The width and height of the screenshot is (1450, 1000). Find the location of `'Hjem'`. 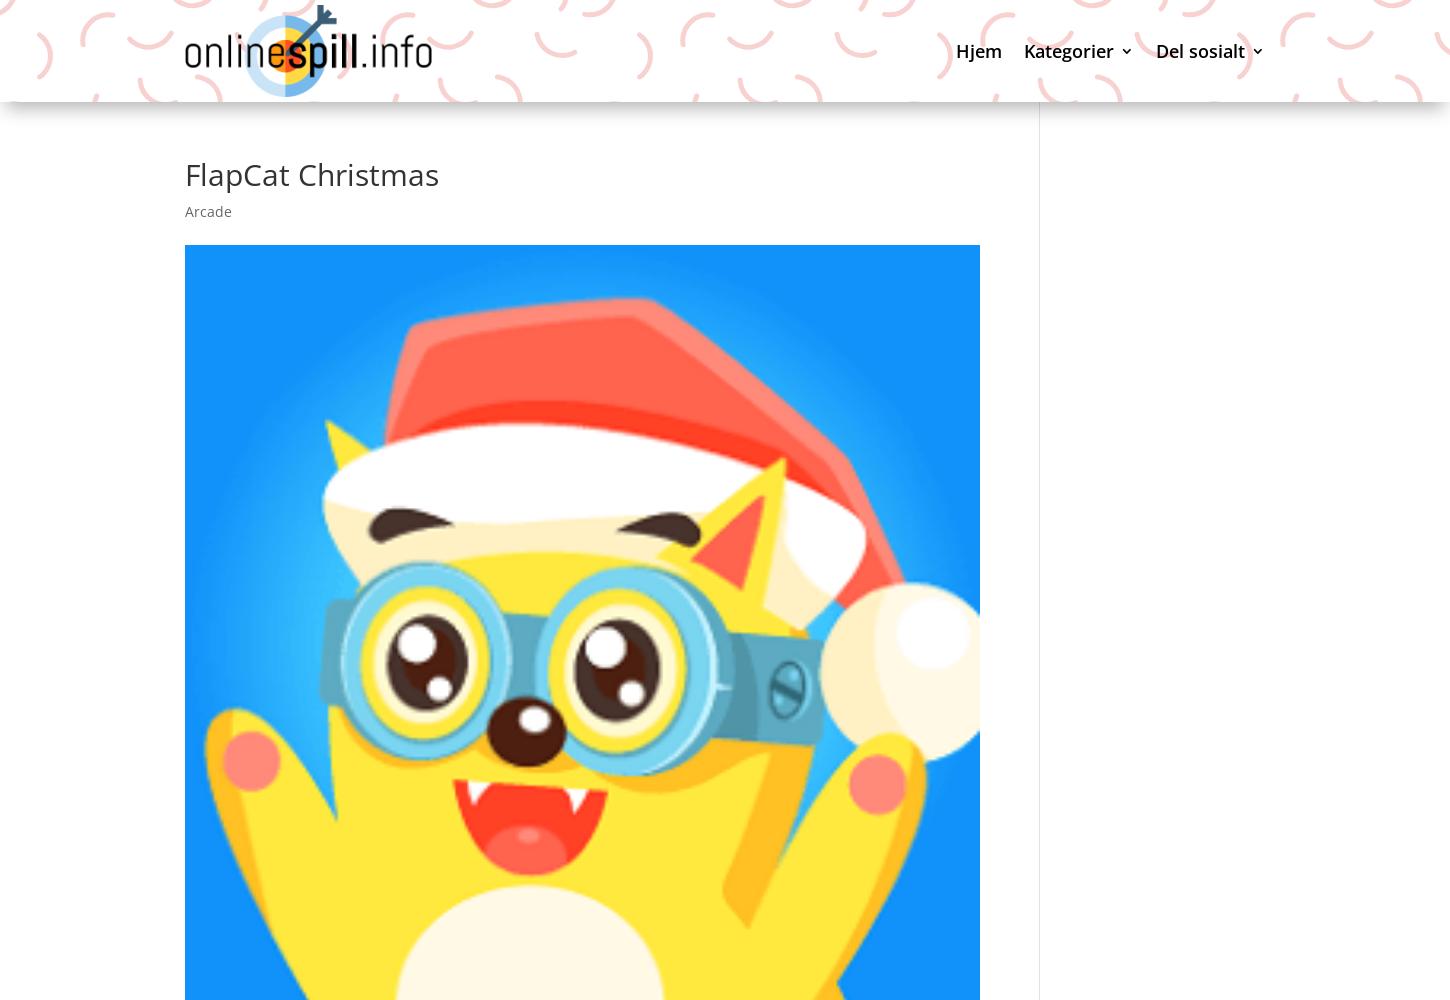

'Hjem' is located at coordinates (954, 50).